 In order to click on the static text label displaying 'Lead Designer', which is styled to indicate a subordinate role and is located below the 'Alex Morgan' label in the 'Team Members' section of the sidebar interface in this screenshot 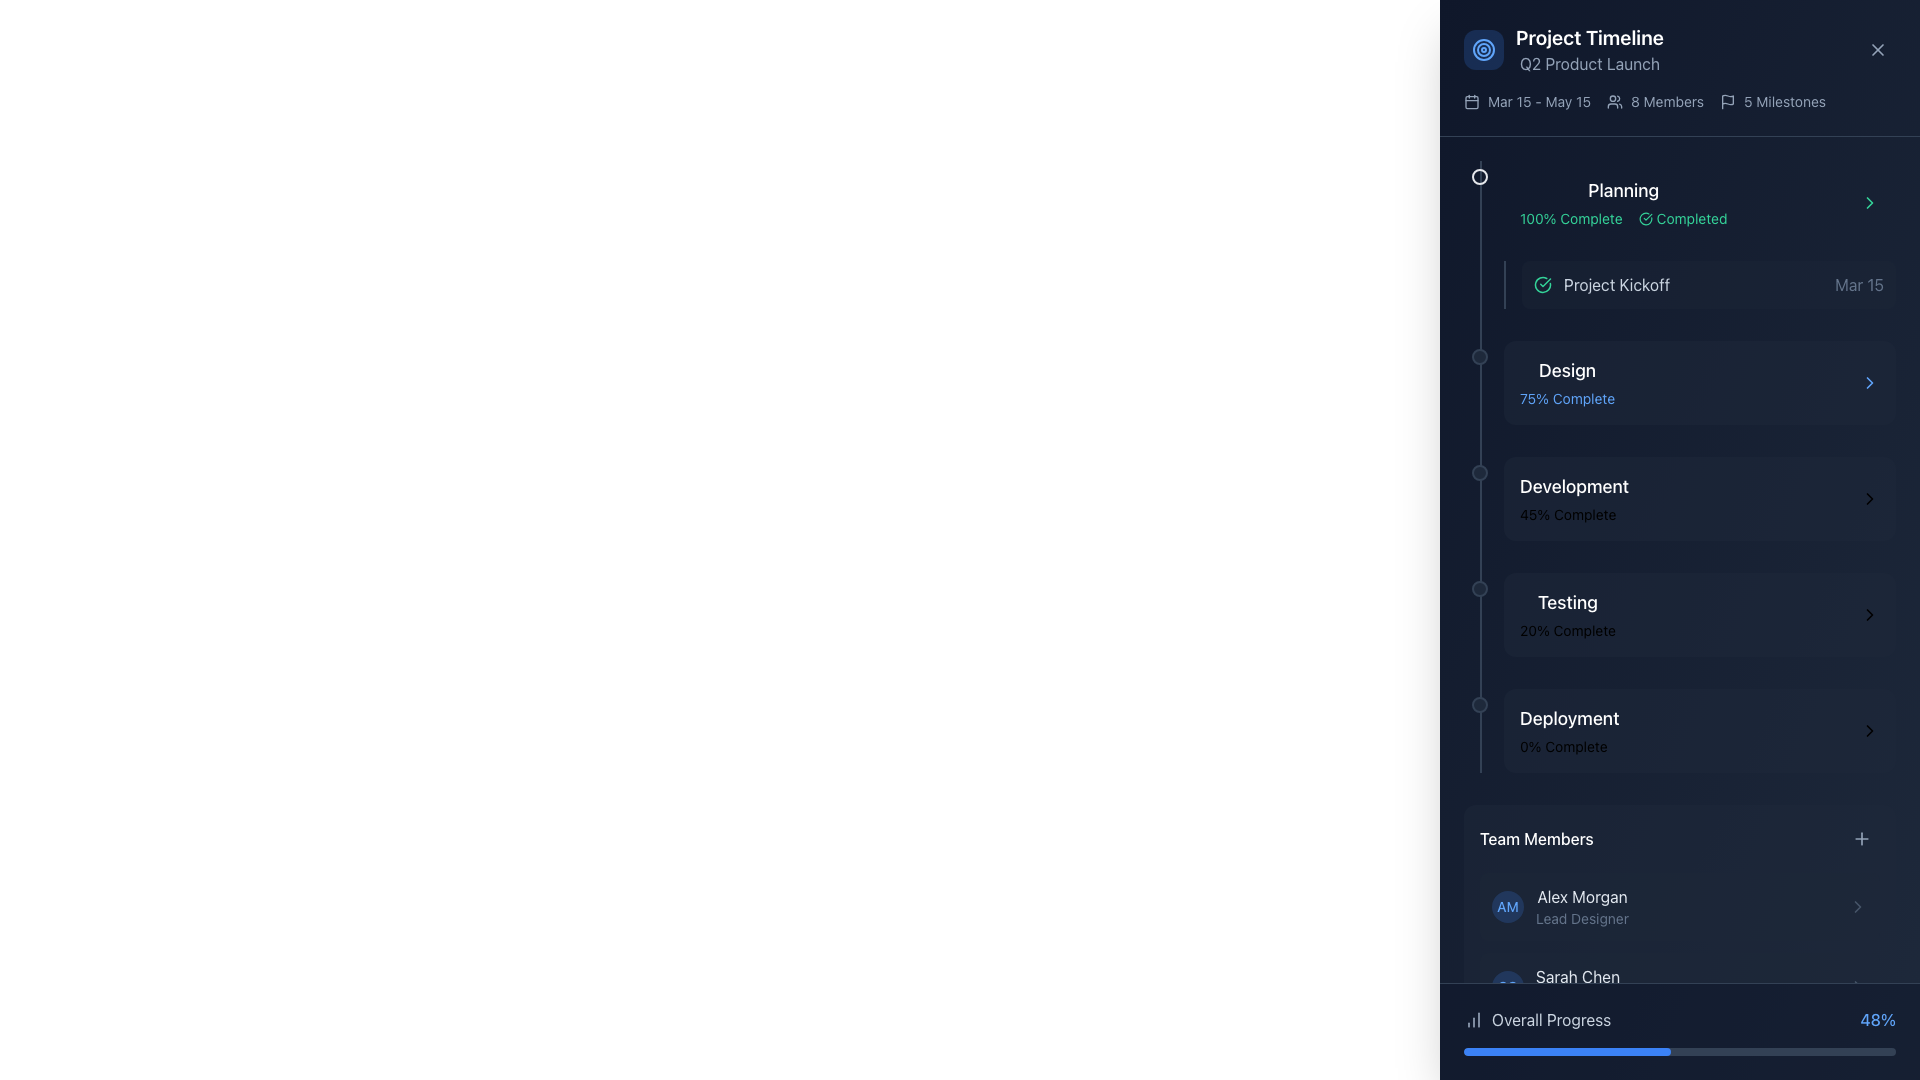, I will do `click(1581, 918)`.